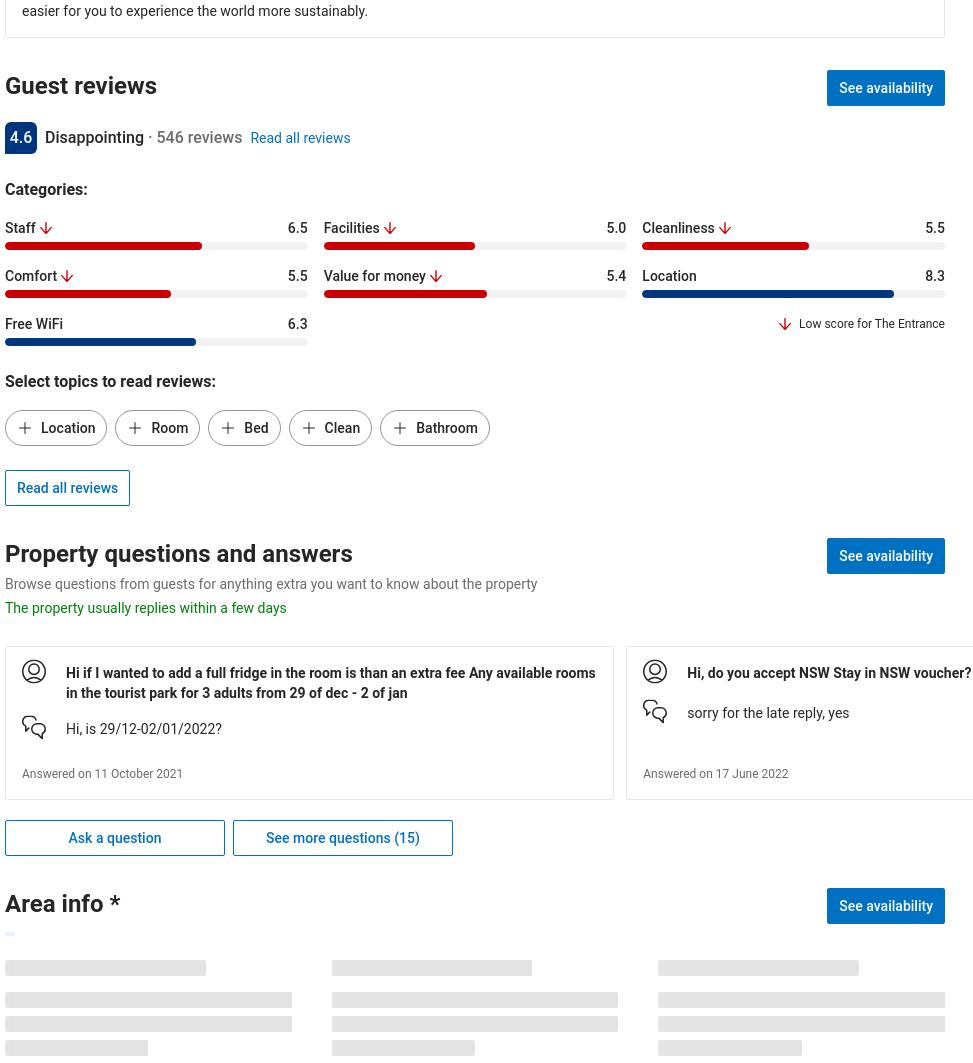 Image resolution: width=973 pixels, height=1063 pixels. Describe the element at coordinates (798, 324) in the screenshot. I see `'Low score for The Entrance'` at that location.